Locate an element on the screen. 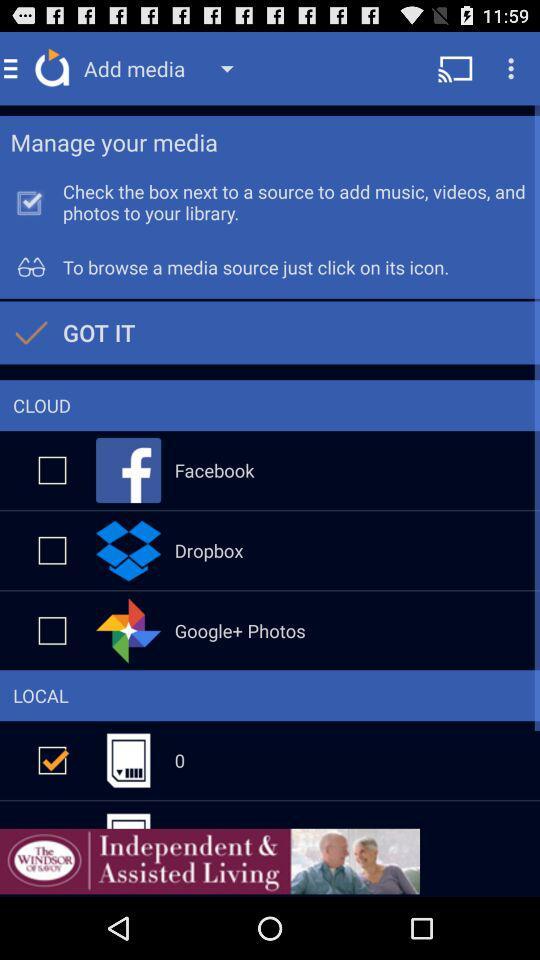 The width and height of the screenshot is (540, 960). tick box button is located at coordinates (52, 470).